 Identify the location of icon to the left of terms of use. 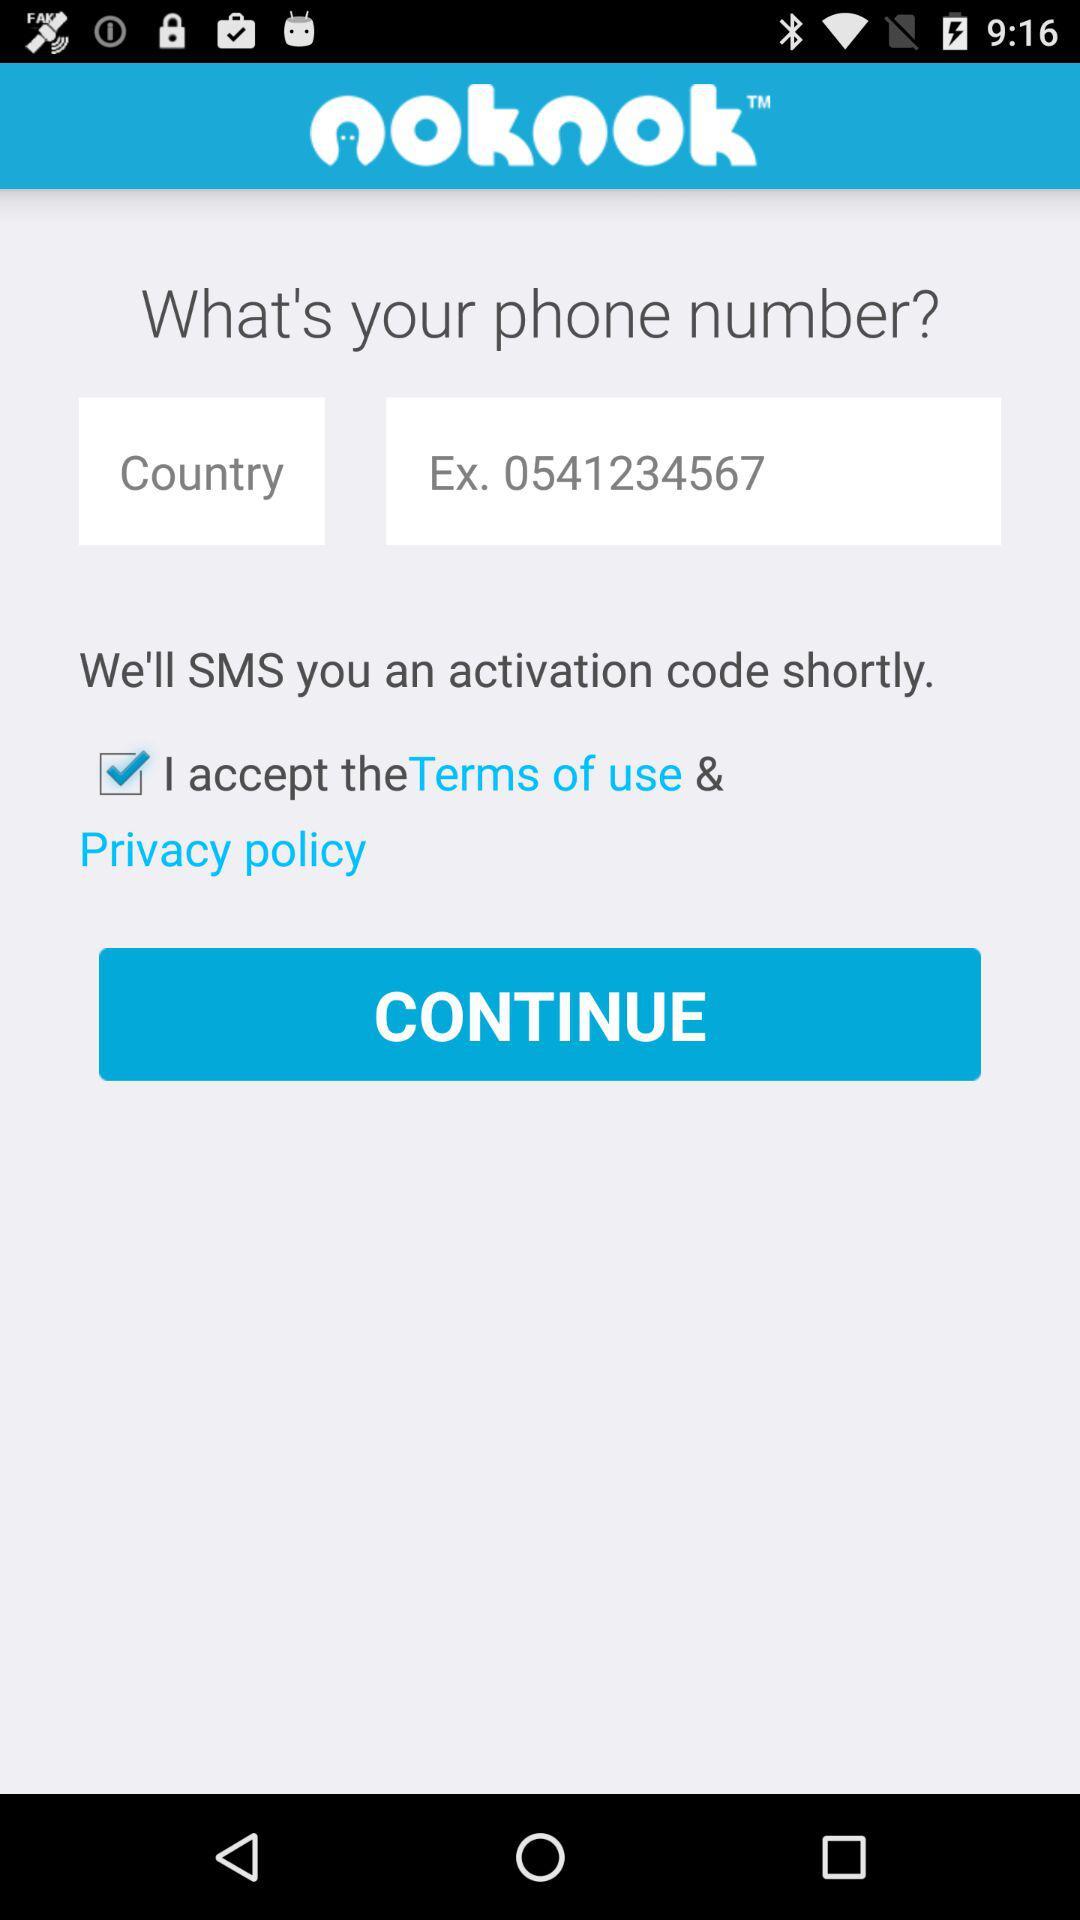
(222, 847).